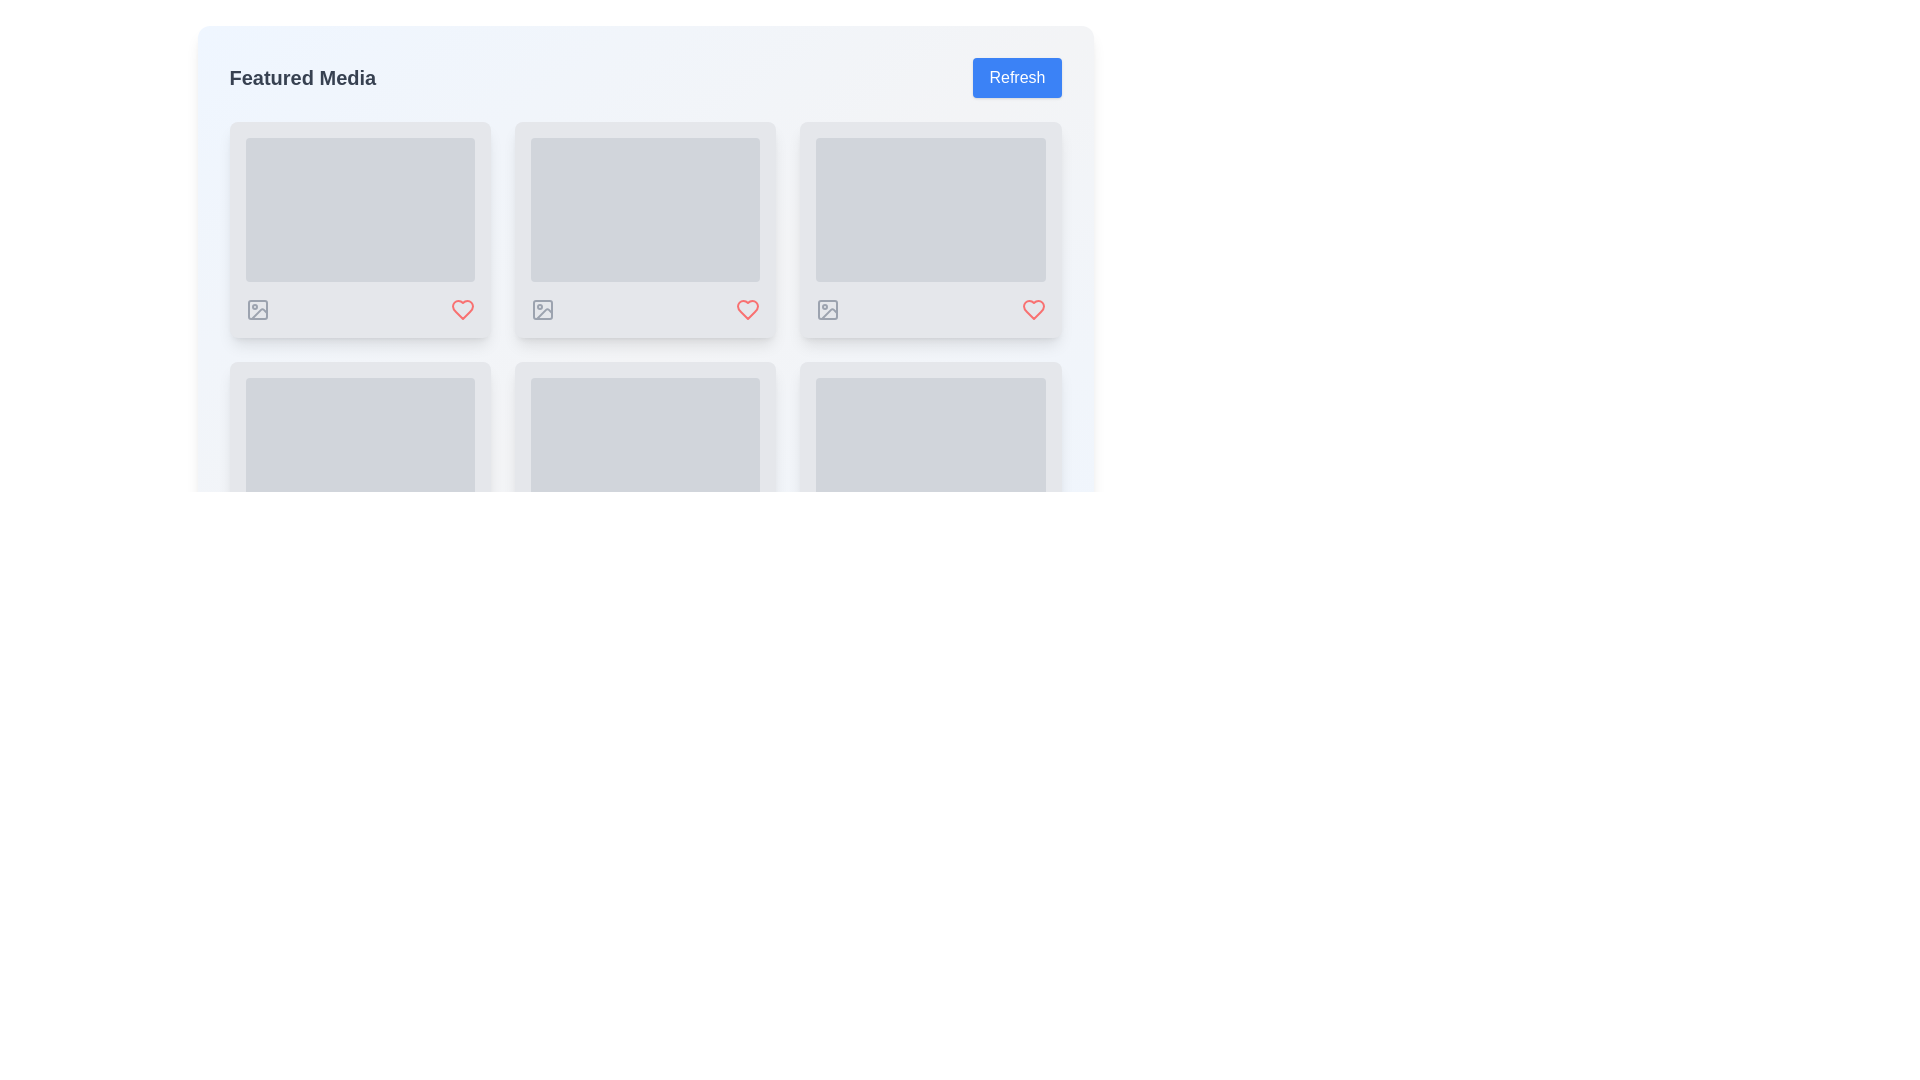 The height and width of the screenshot is (1080, 1920). I want to click on the rectangular card with rounded corners and a light gray background located in the lower middle row of the grid layout in the 'Featured Media' section, specifically in the second column, so click(645, 470).